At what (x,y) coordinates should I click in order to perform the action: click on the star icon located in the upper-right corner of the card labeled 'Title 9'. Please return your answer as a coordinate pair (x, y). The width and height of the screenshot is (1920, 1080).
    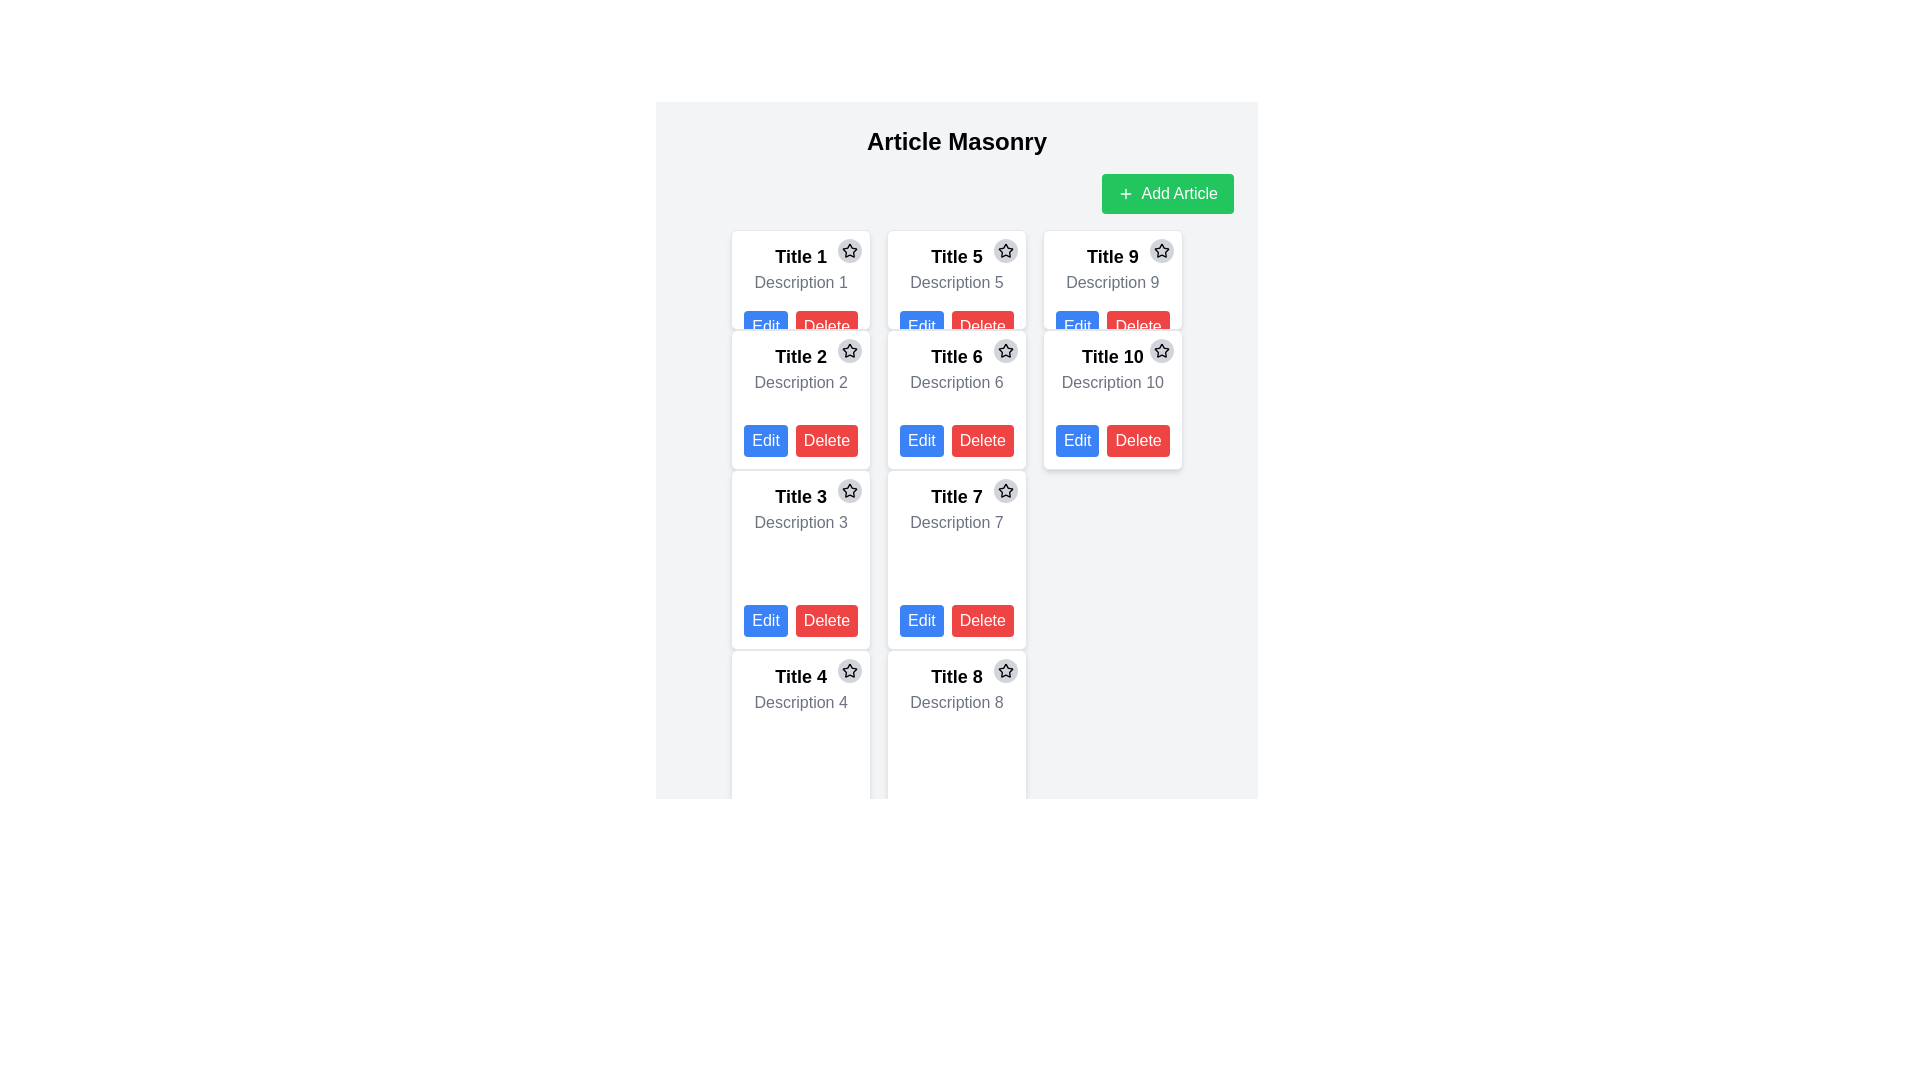
    Looking at the image, I should click on (1111, 280).